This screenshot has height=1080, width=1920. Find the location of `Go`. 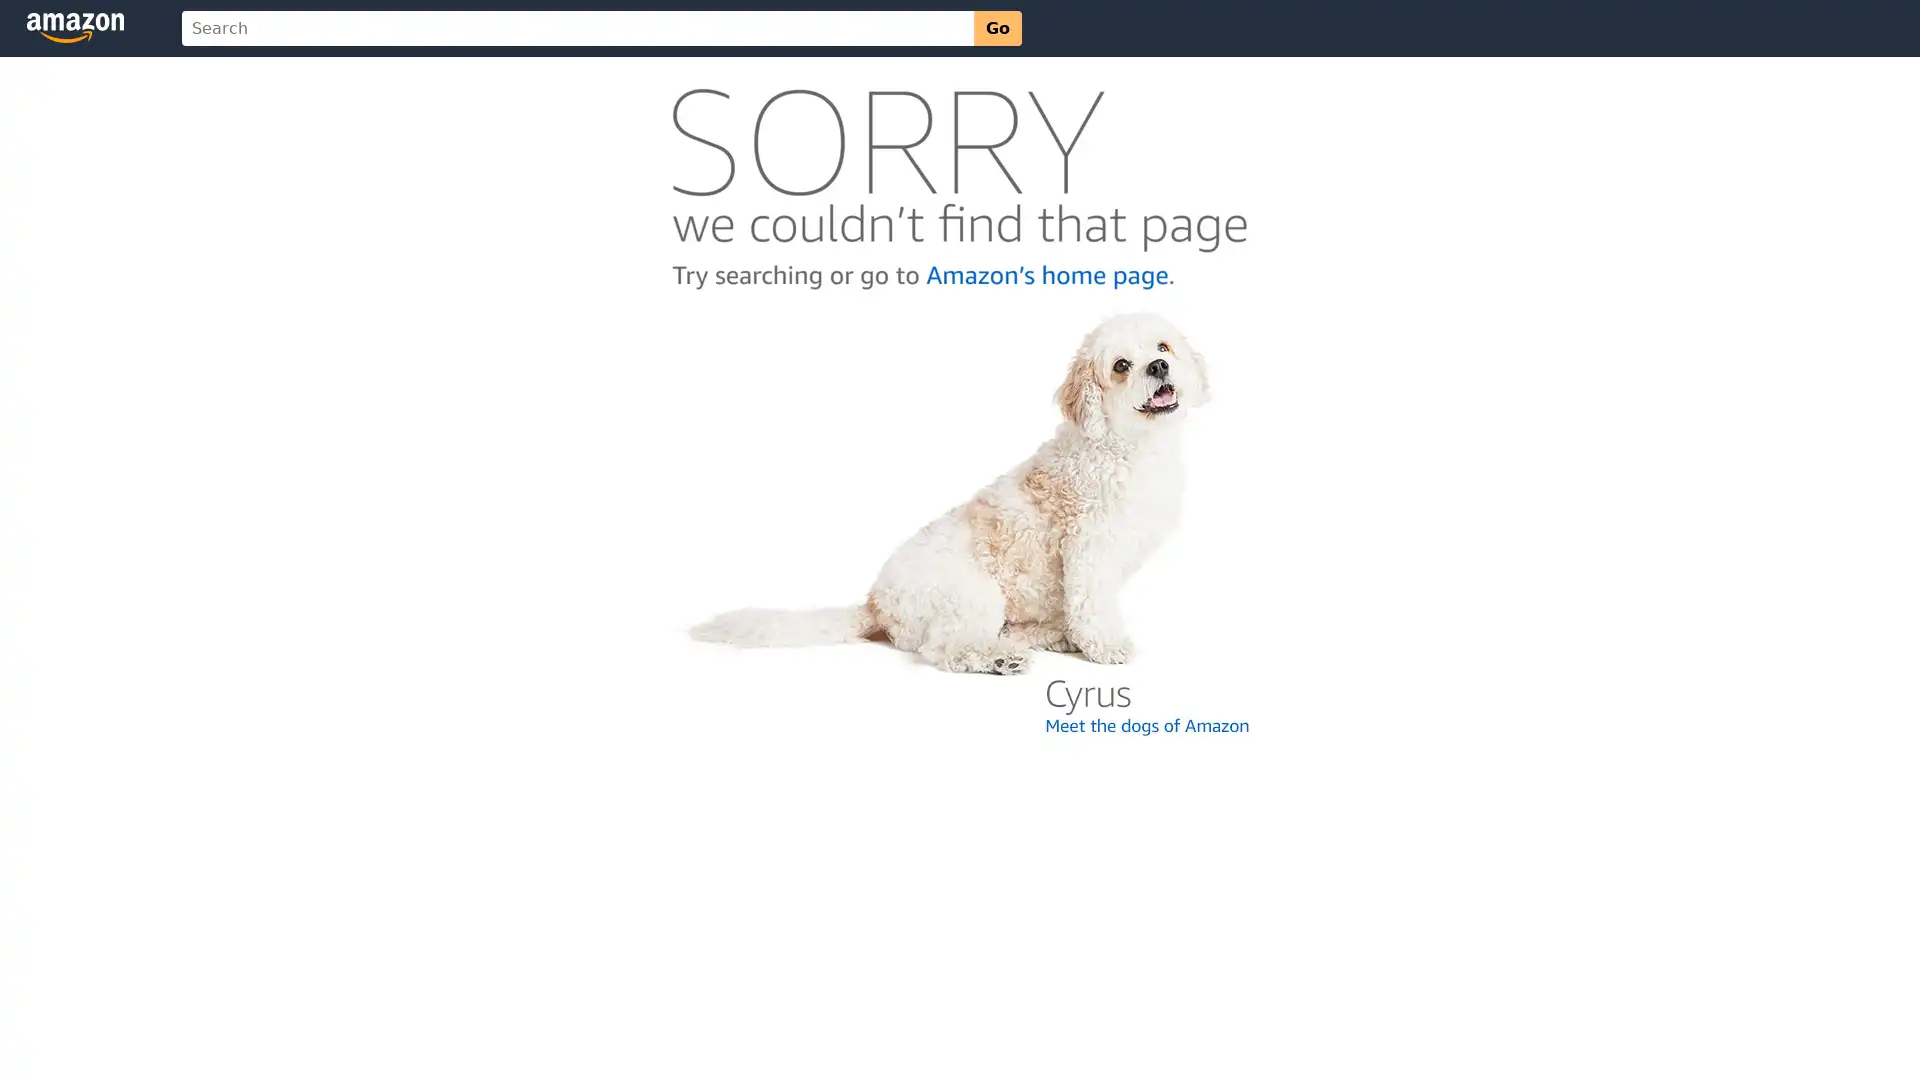

Go is located at coordinates (998, 28).